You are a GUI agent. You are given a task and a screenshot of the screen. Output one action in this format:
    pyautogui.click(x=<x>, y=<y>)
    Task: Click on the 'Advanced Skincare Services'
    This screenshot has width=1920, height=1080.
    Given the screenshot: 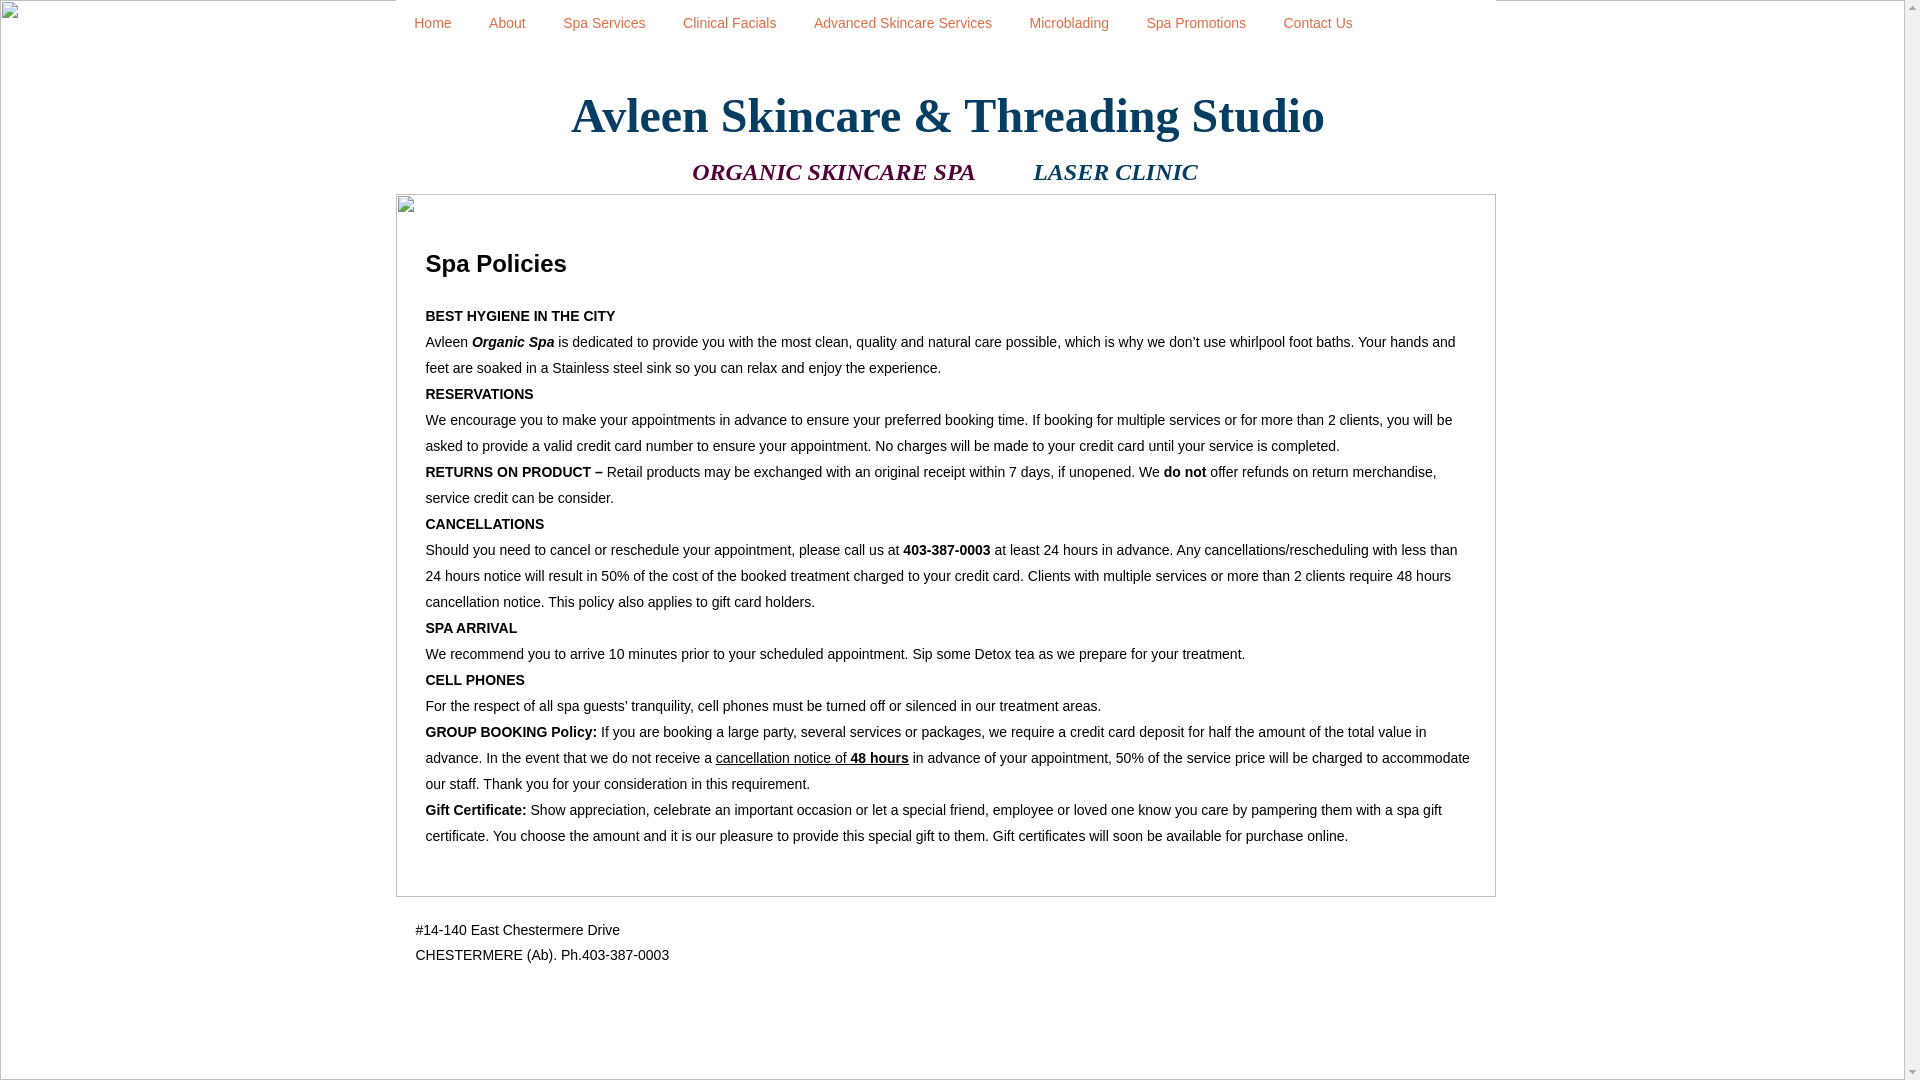 What is the action you would take?
    pyautogui.click(x=901, y=23)
    